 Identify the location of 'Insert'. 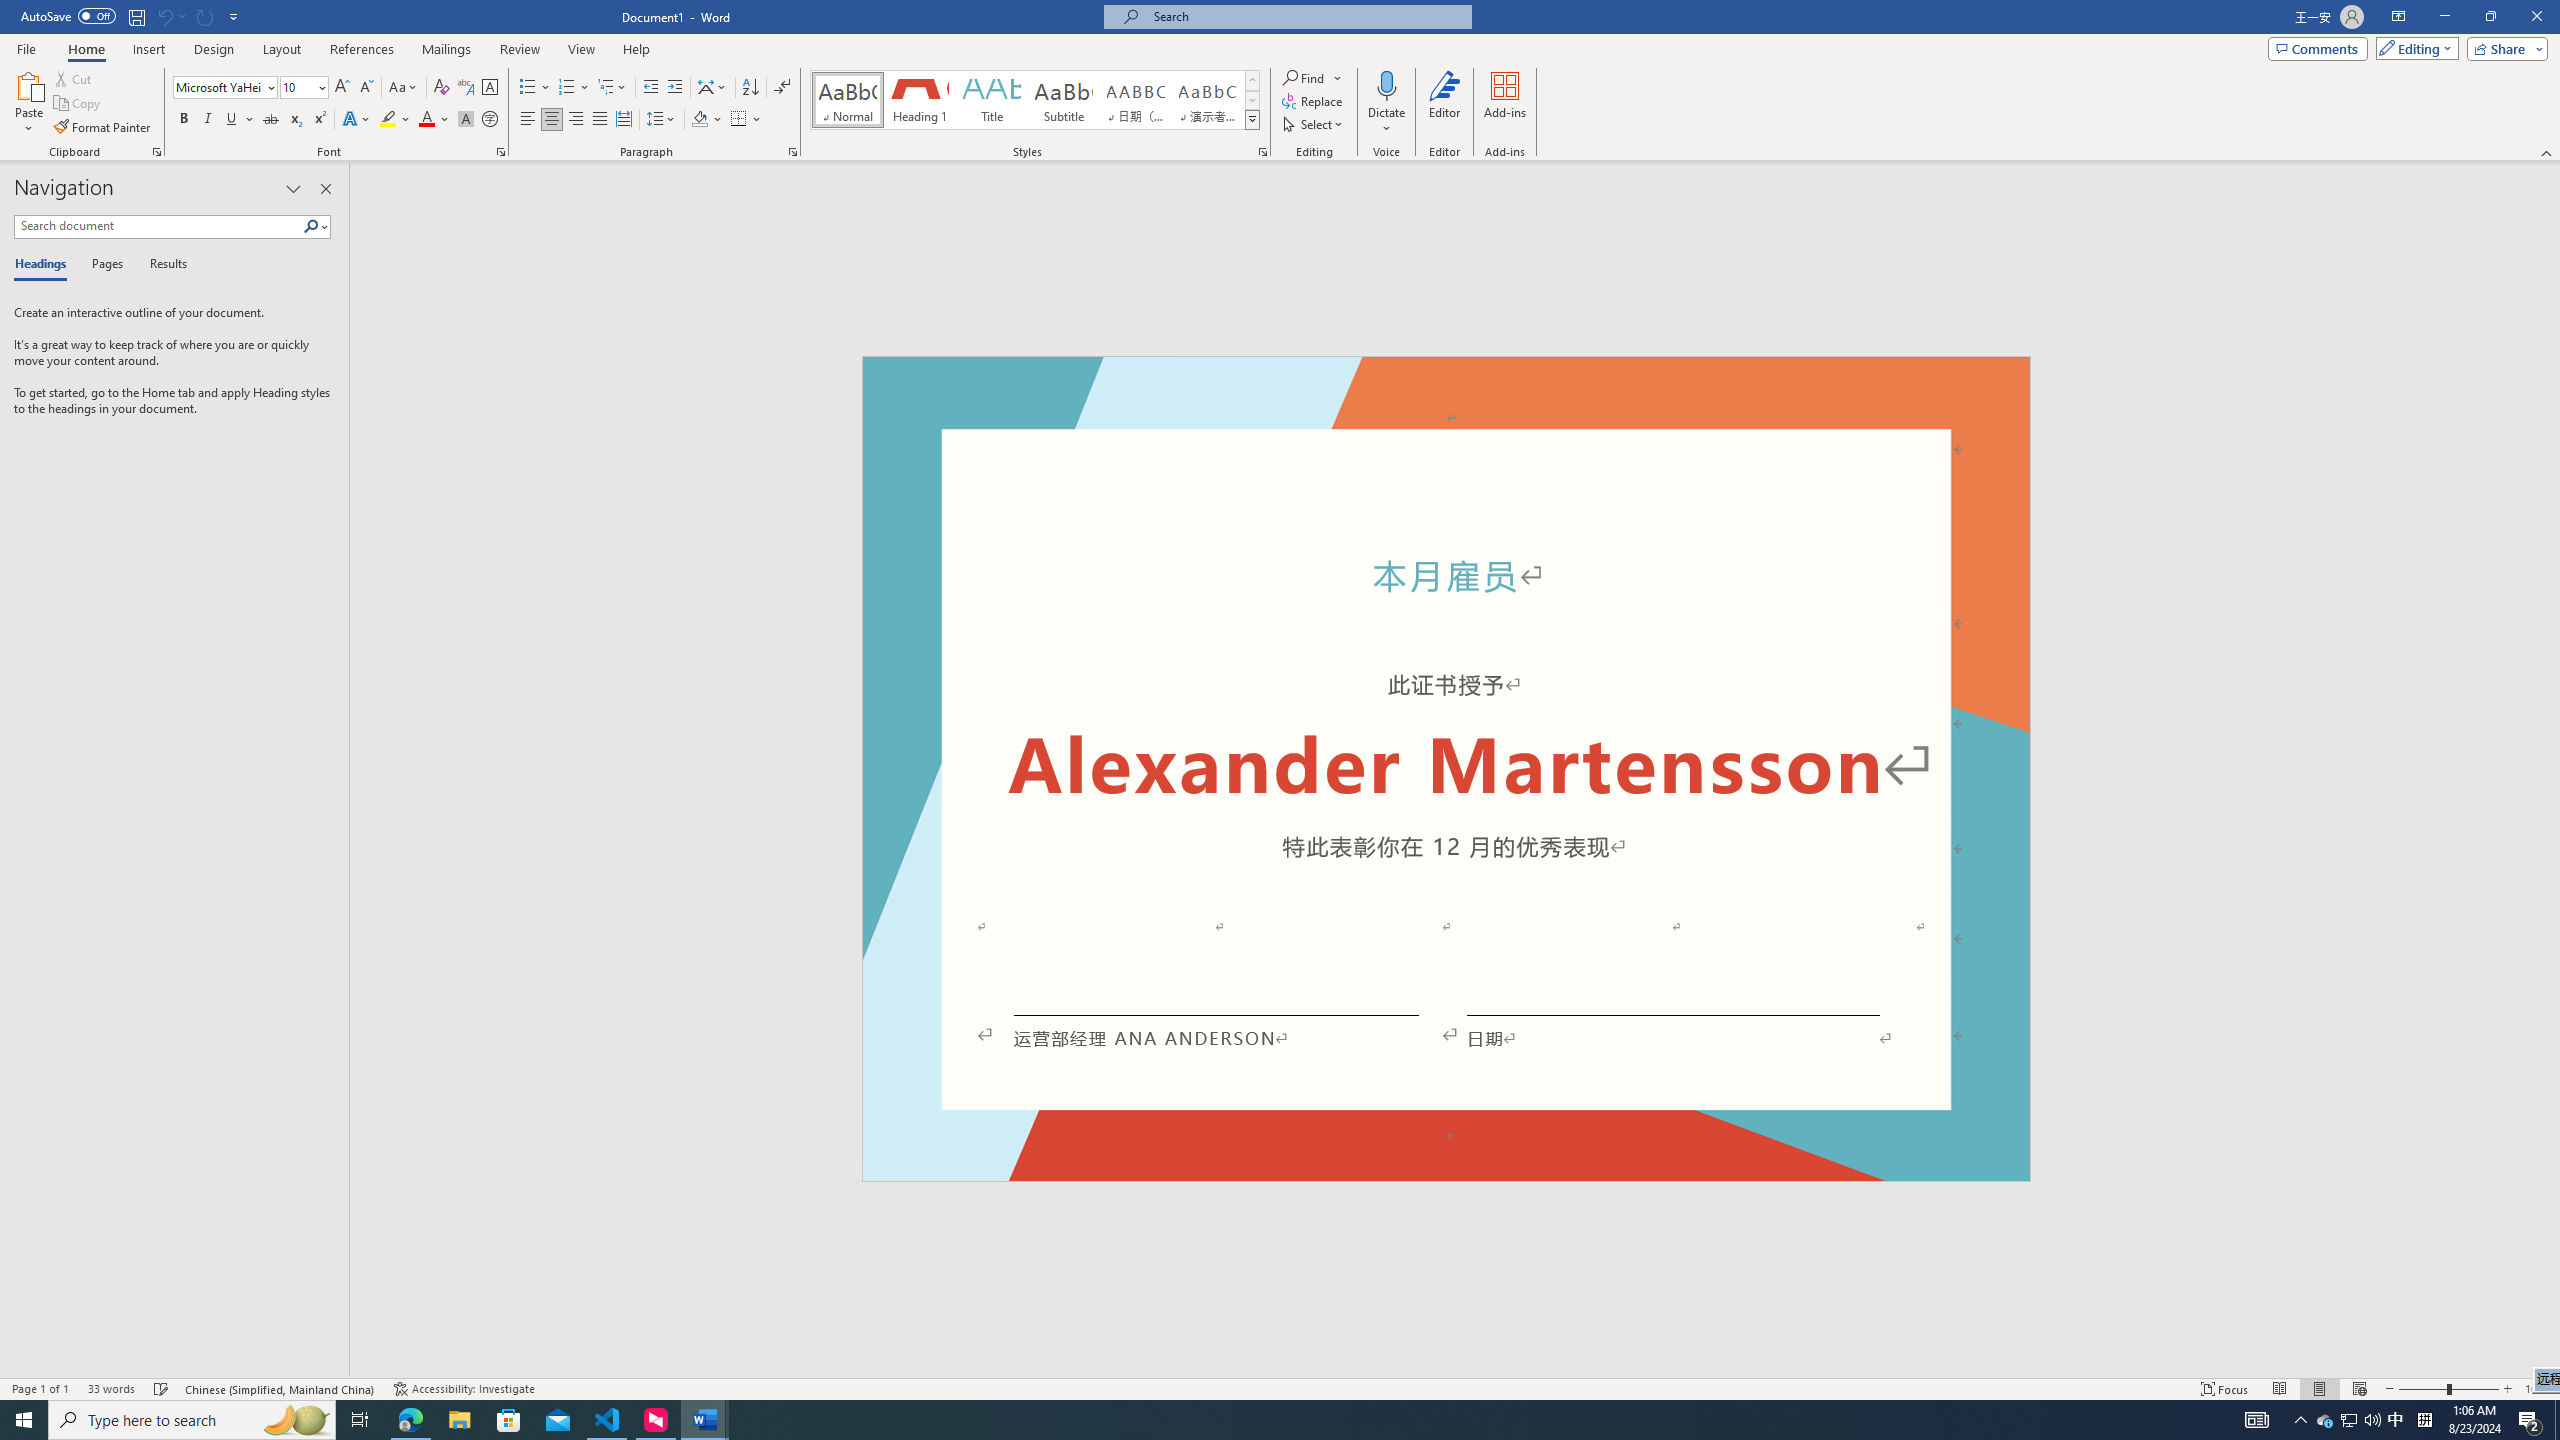
(147, 49).